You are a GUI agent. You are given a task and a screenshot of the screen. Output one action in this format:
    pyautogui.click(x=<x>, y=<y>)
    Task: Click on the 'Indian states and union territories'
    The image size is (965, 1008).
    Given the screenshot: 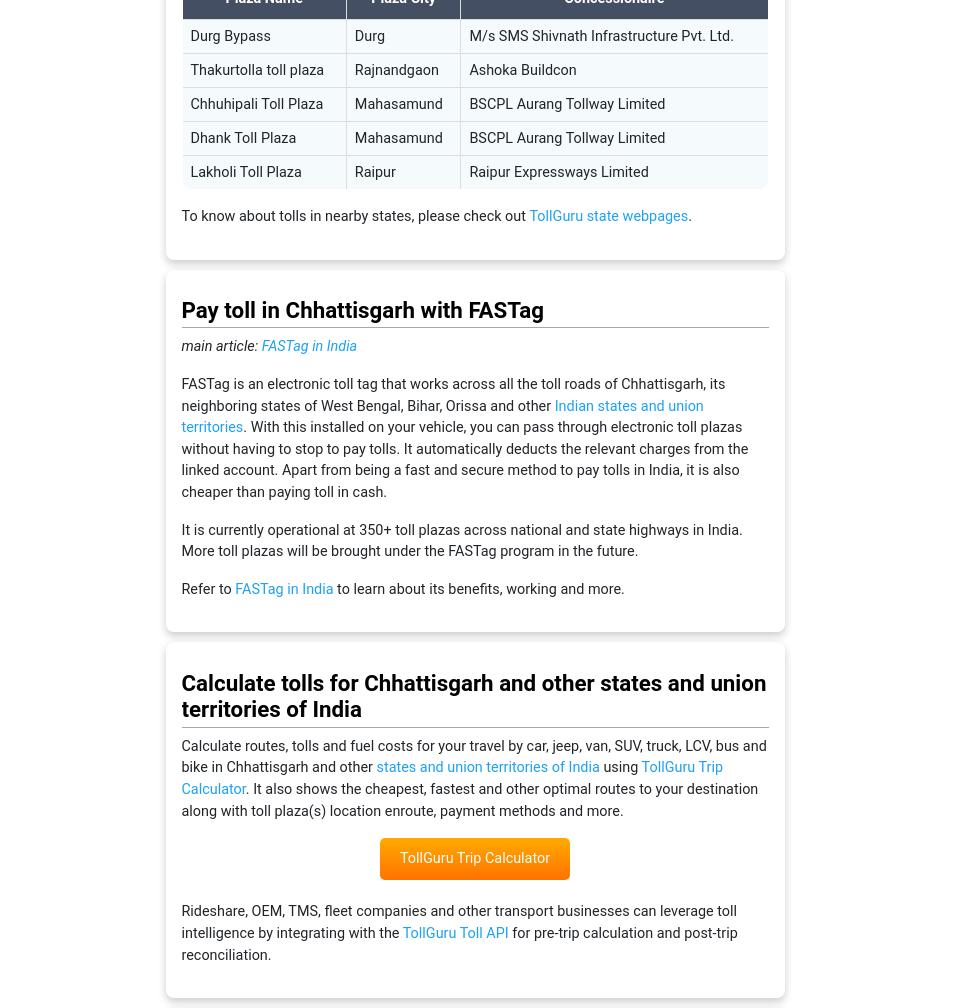 What is the action you would take?
    pyautogui.click(x=180, y=416)
    